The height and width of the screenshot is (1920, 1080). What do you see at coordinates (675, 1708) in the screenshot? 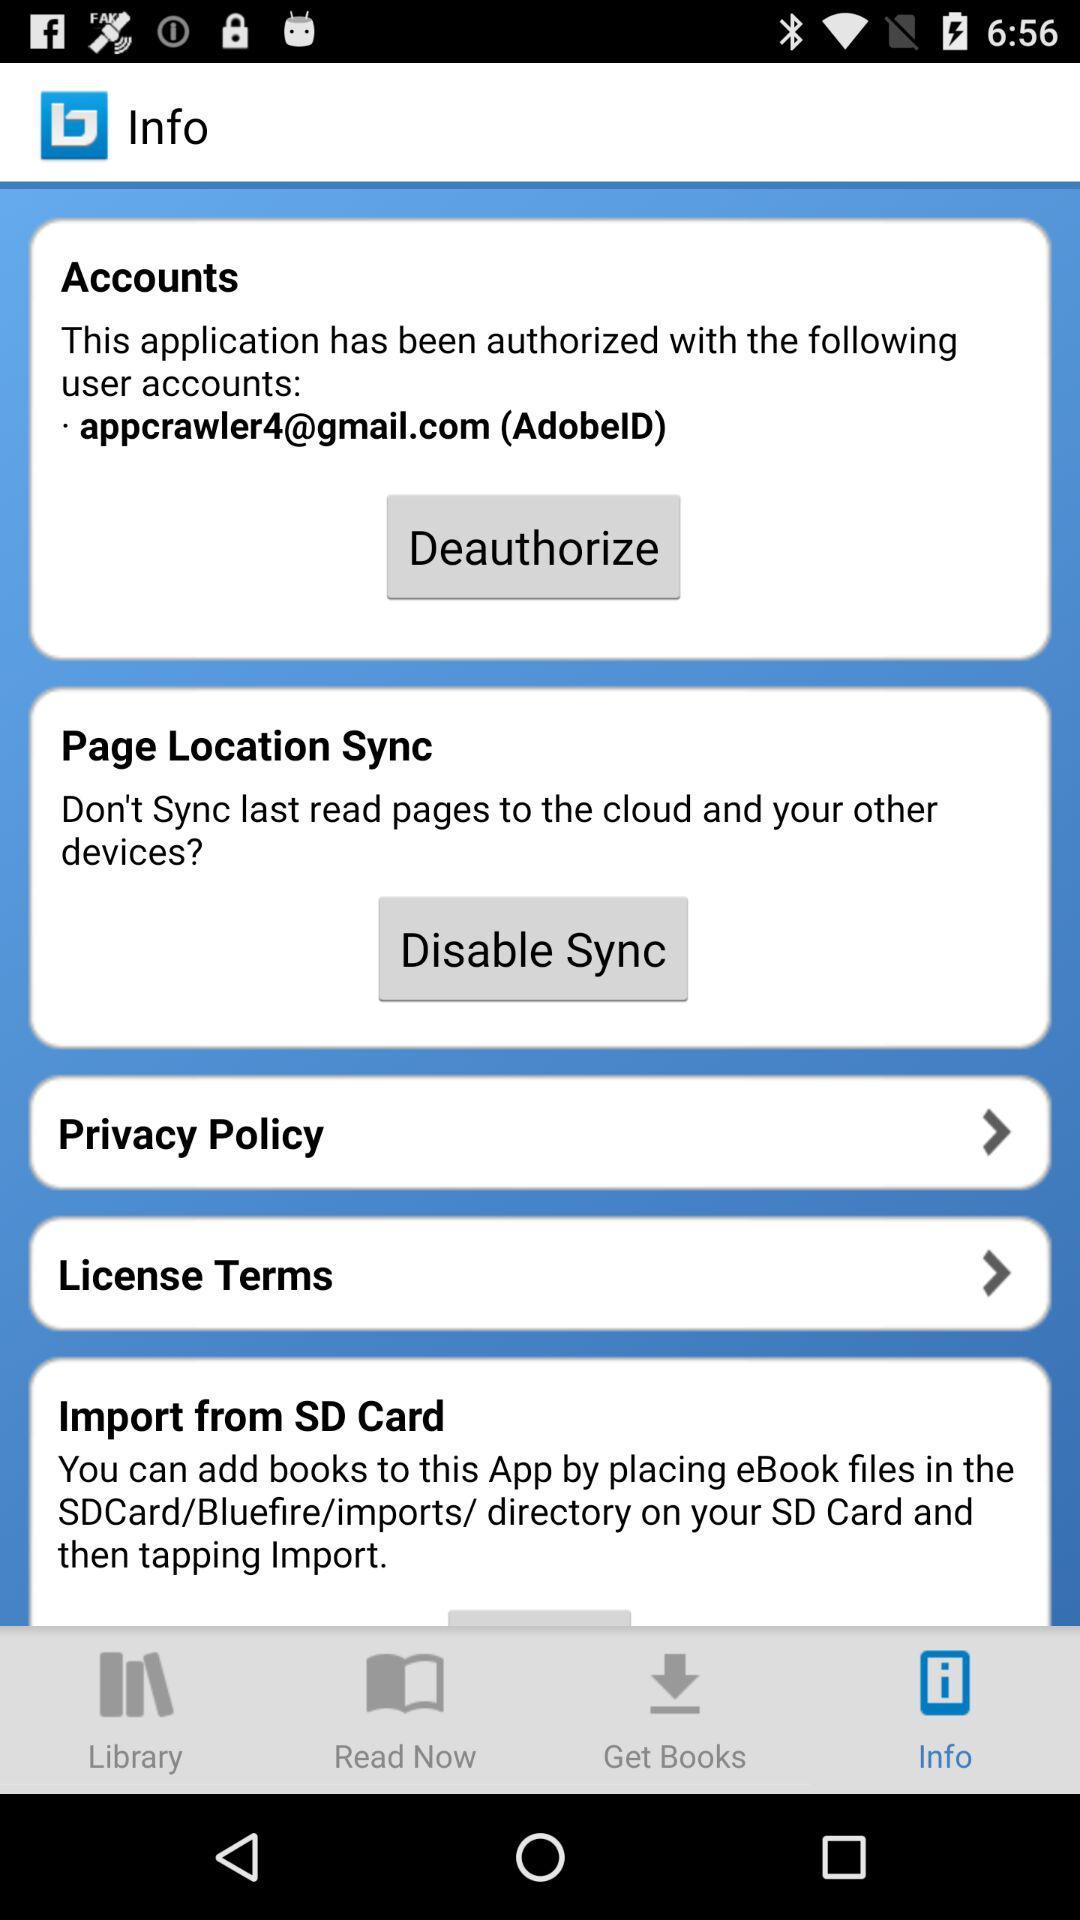
I see `download books icon` at bounding box center [675, 1708].